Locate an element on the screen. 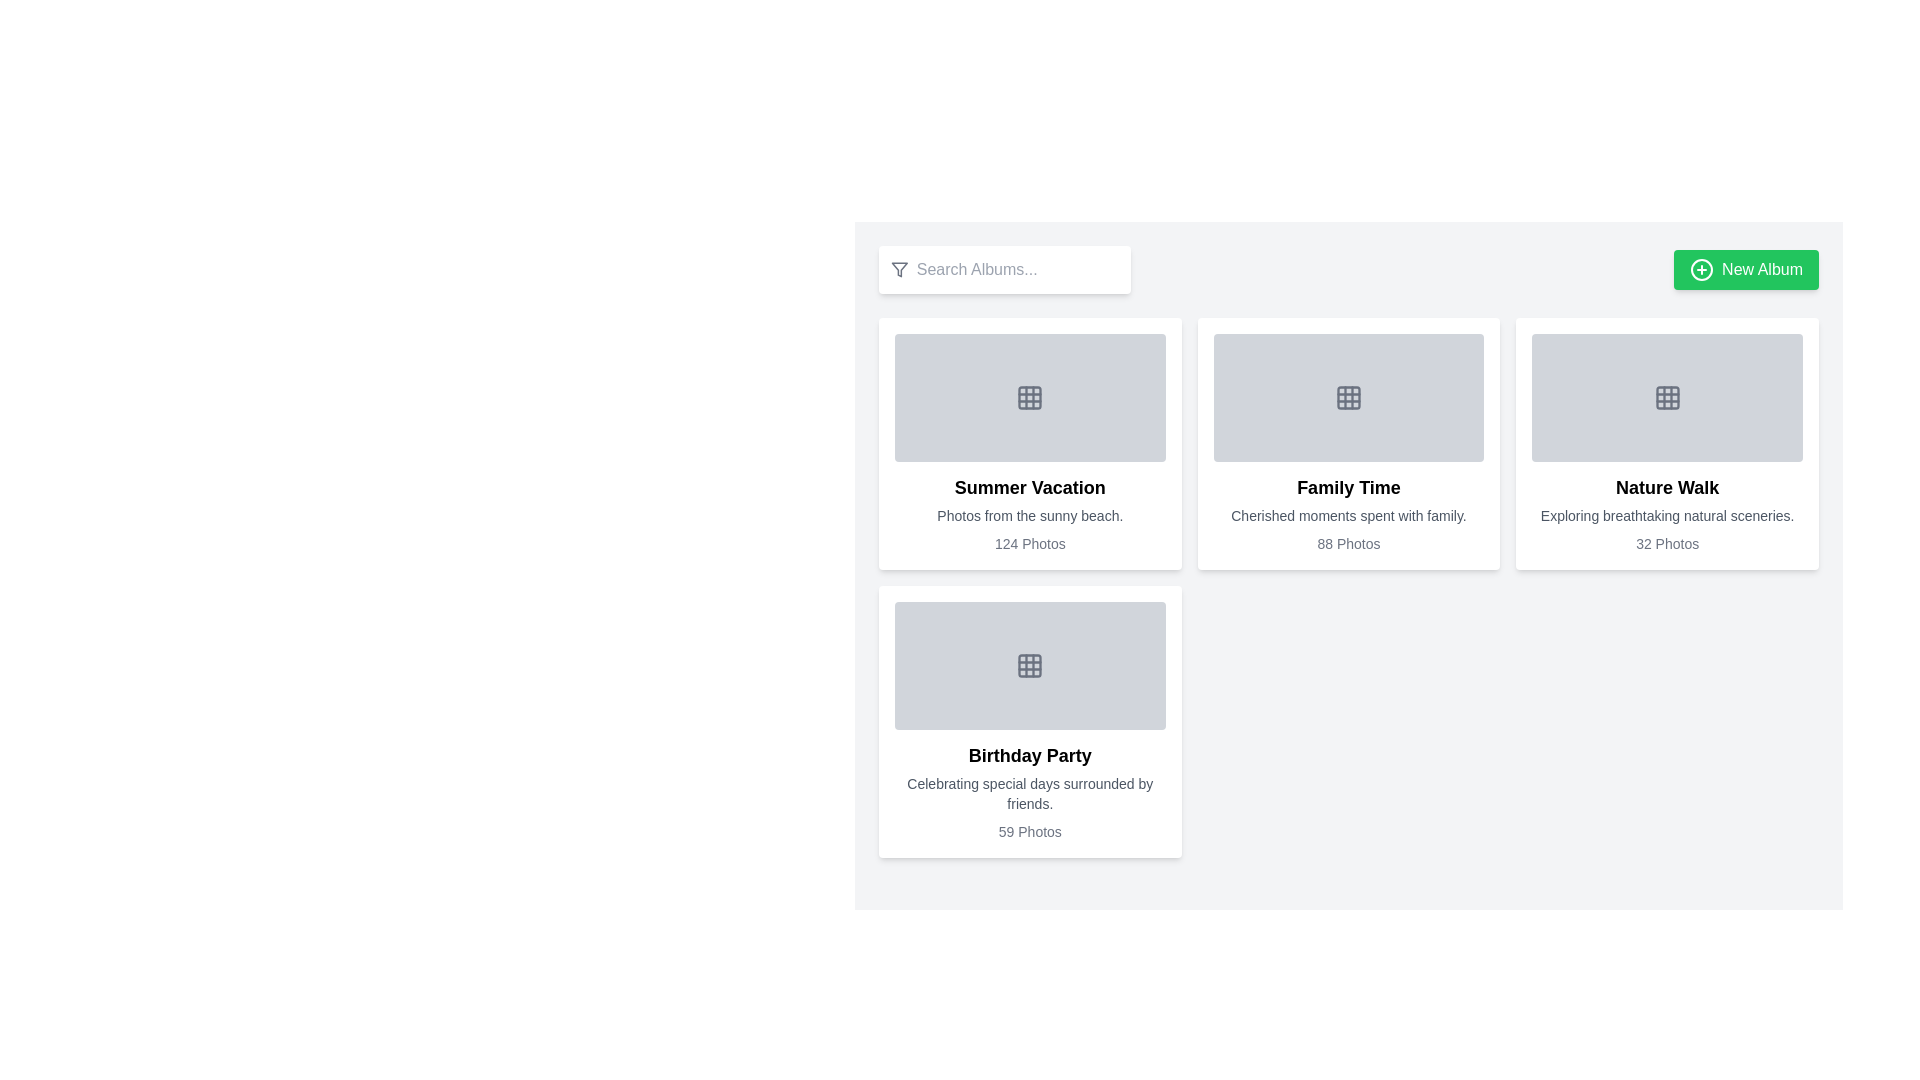 The width and height of the screenshot is (1920, 1080). the small rectangular grid icon with rounded corners in the bottom-left thumbnail for 'Birthday Party' is located at coordinates (1030, 666).